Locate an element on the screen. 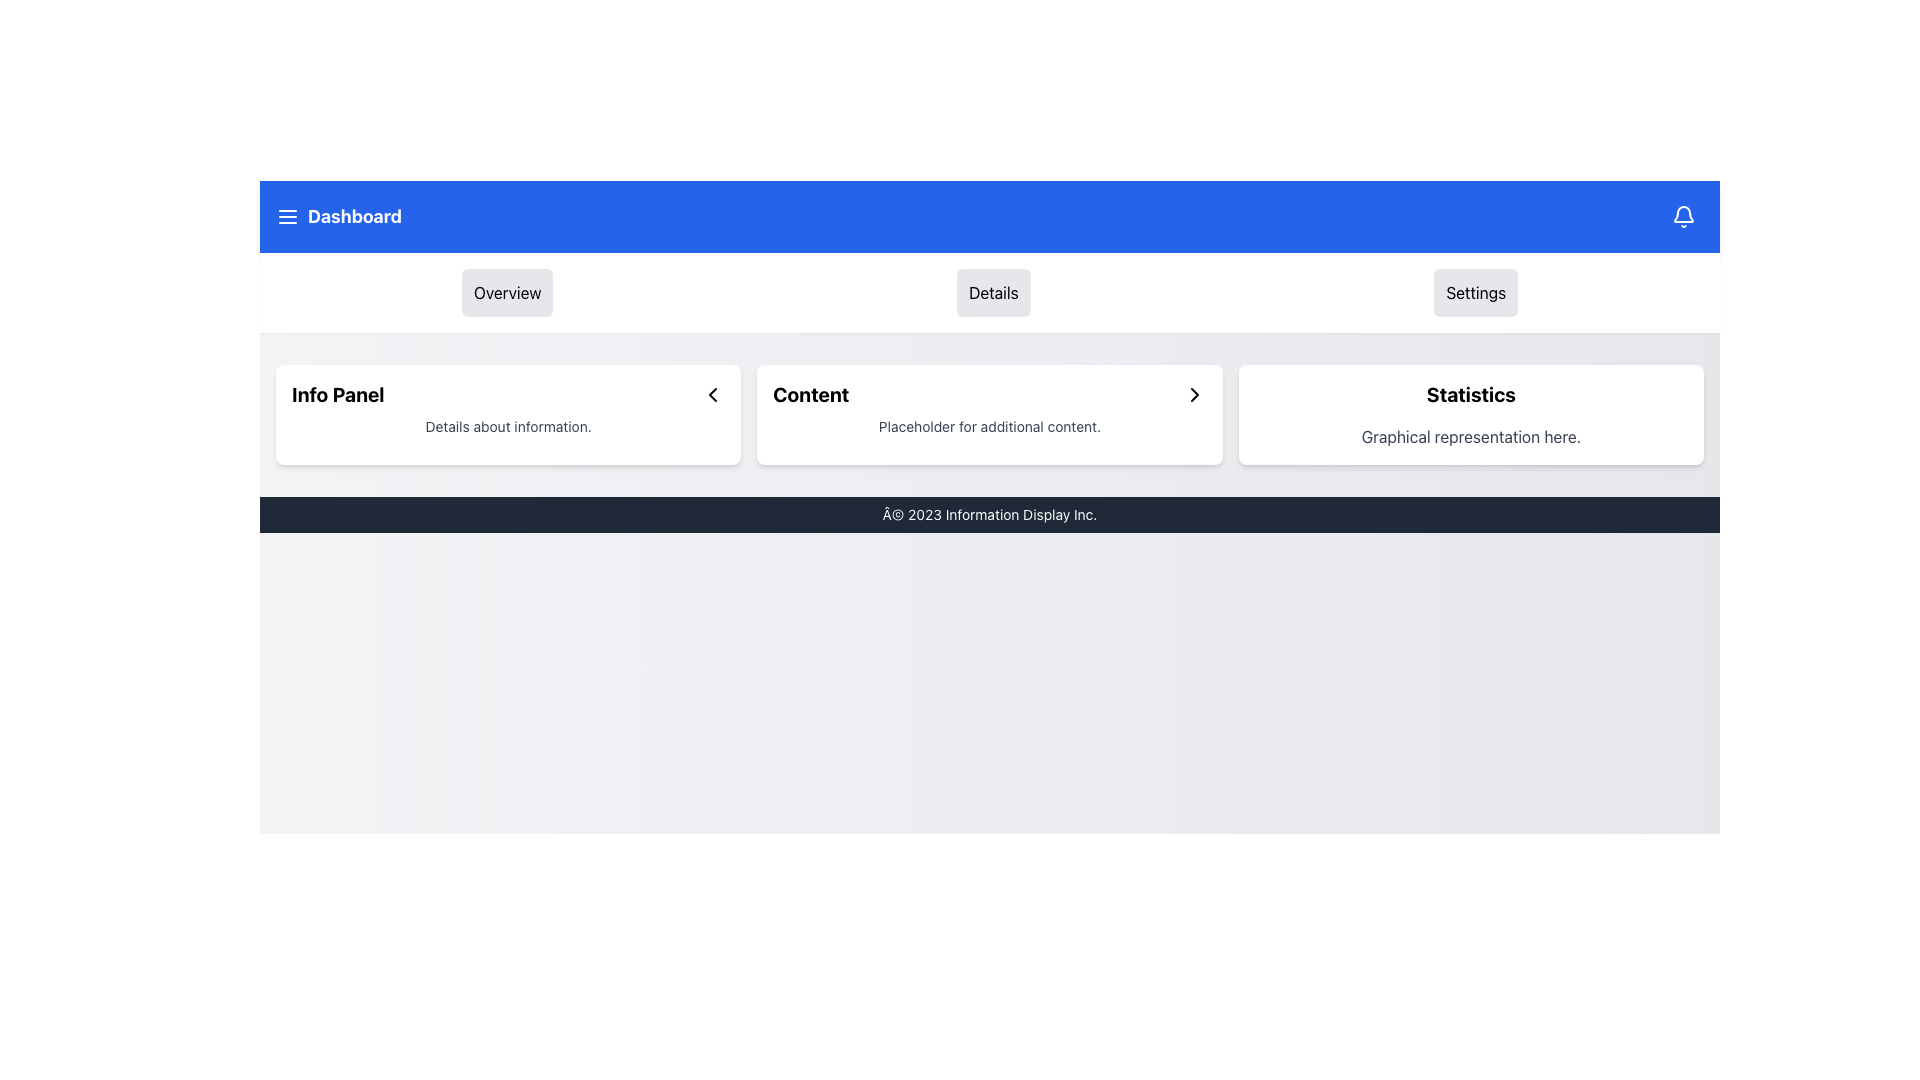 The width and height of the screenshot is (1920, 1080). the Navigation bar located at the top of the page is located at coordinates (989, 216).